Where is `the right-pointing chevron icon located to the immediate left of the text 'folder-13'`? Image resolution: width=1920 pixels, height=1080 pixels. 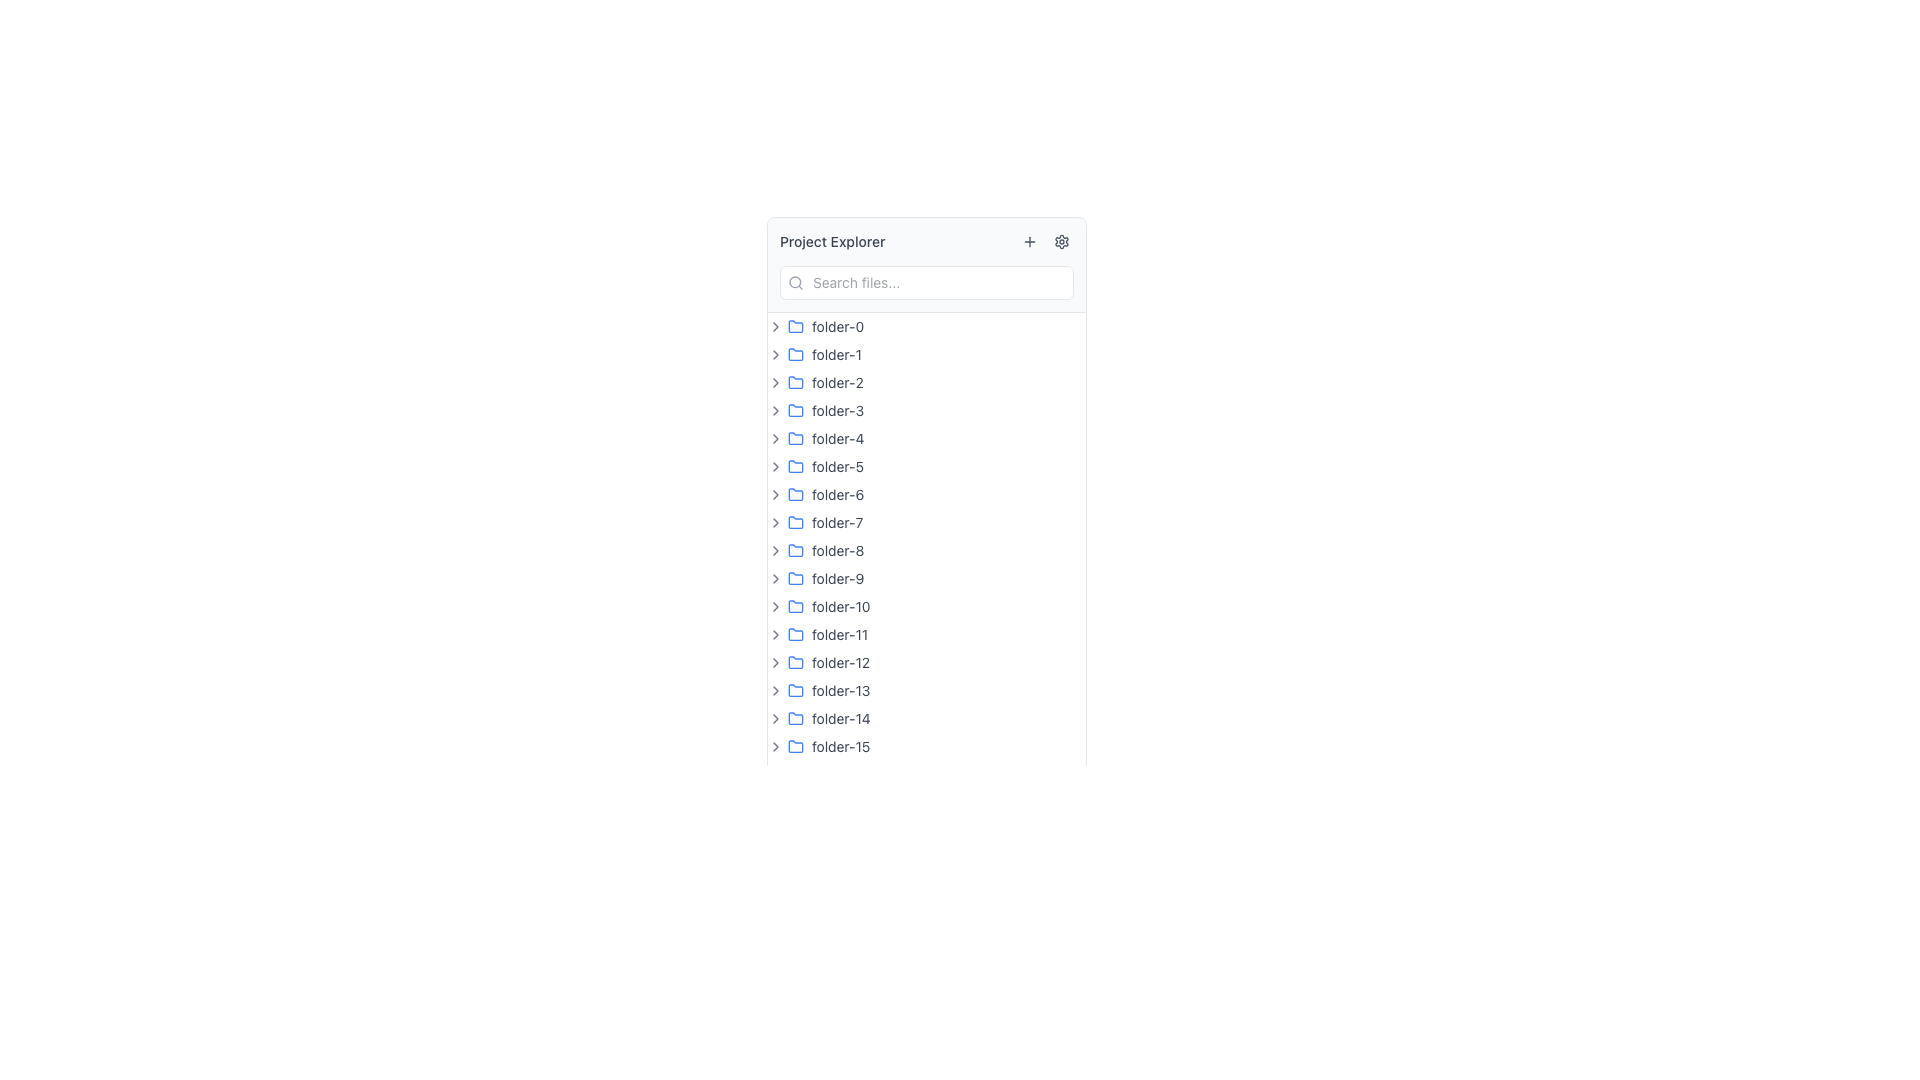
the right-pointing chevron icon located to the immediate left of the text 'folder-13' is located at coordinates (775, 689).